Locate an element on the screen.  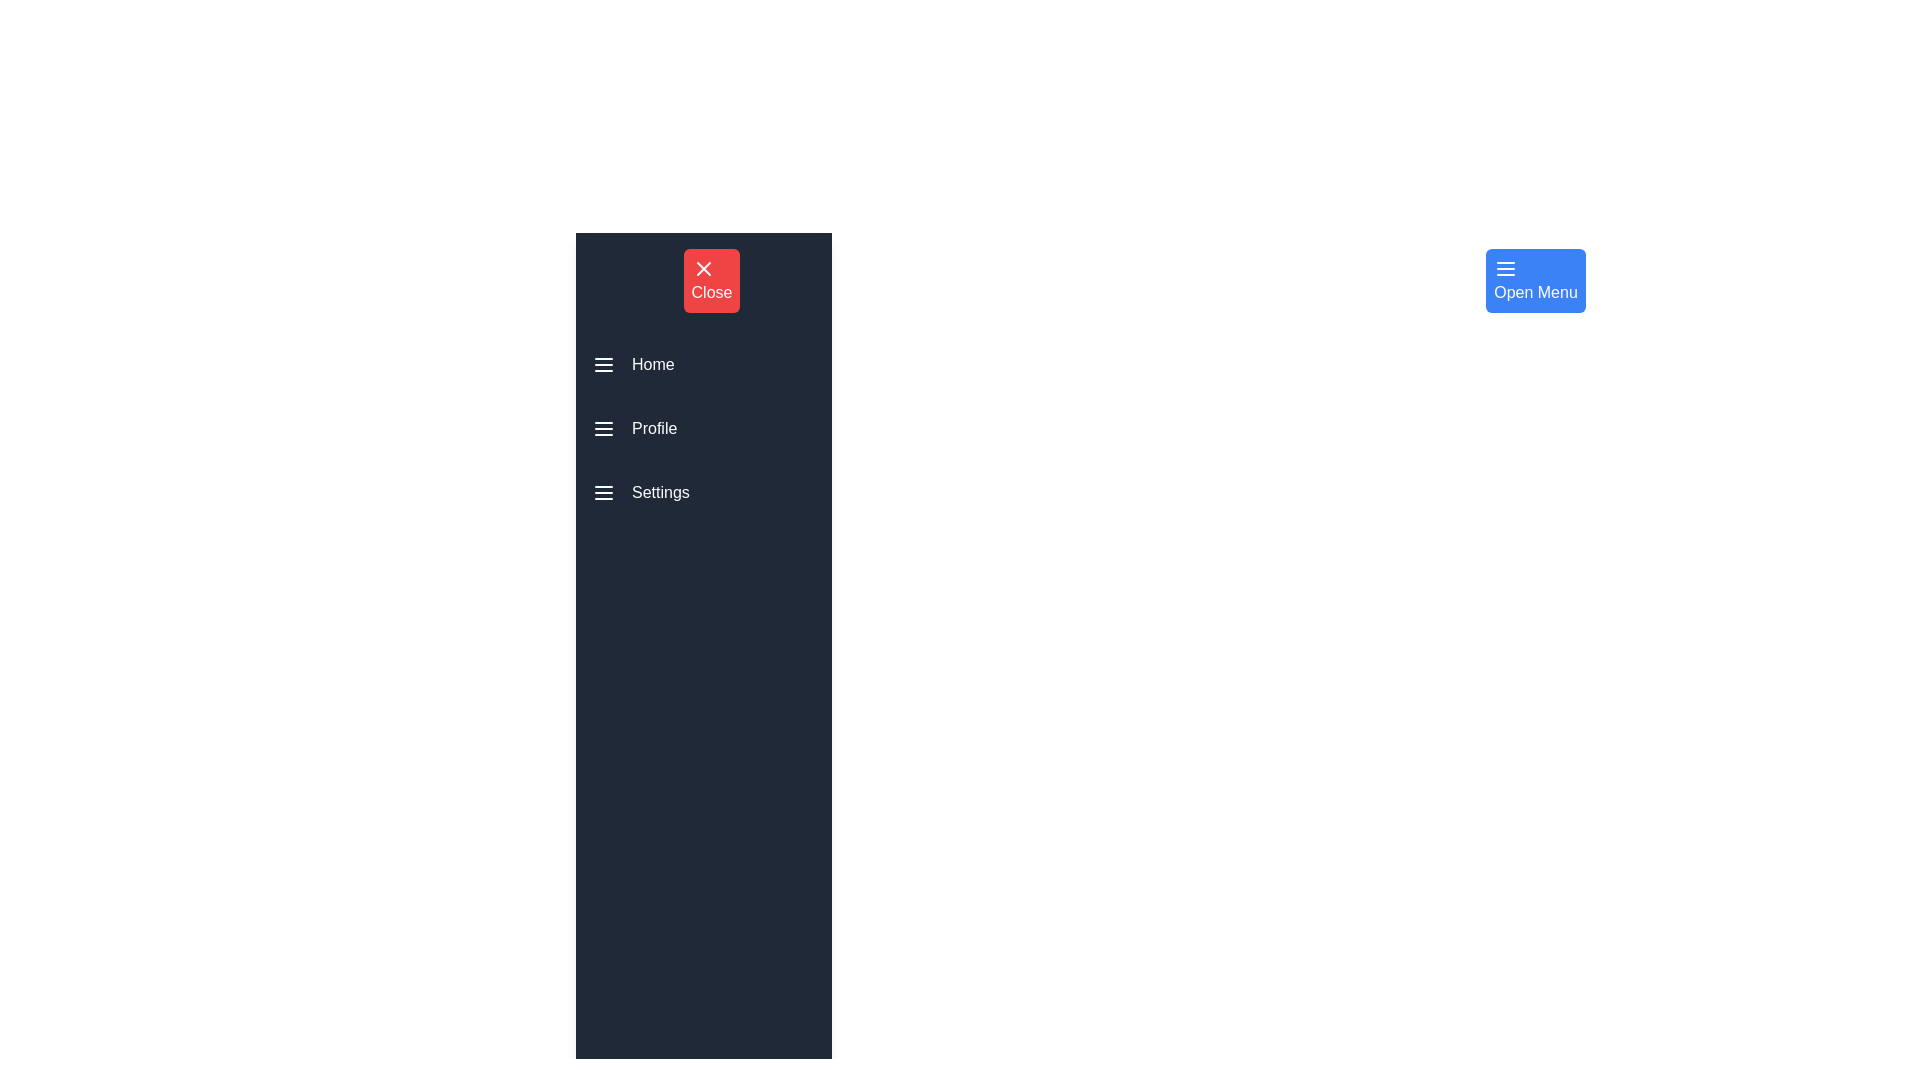
the 'Close' button to close the drawer is located at coordinates (711, 281).